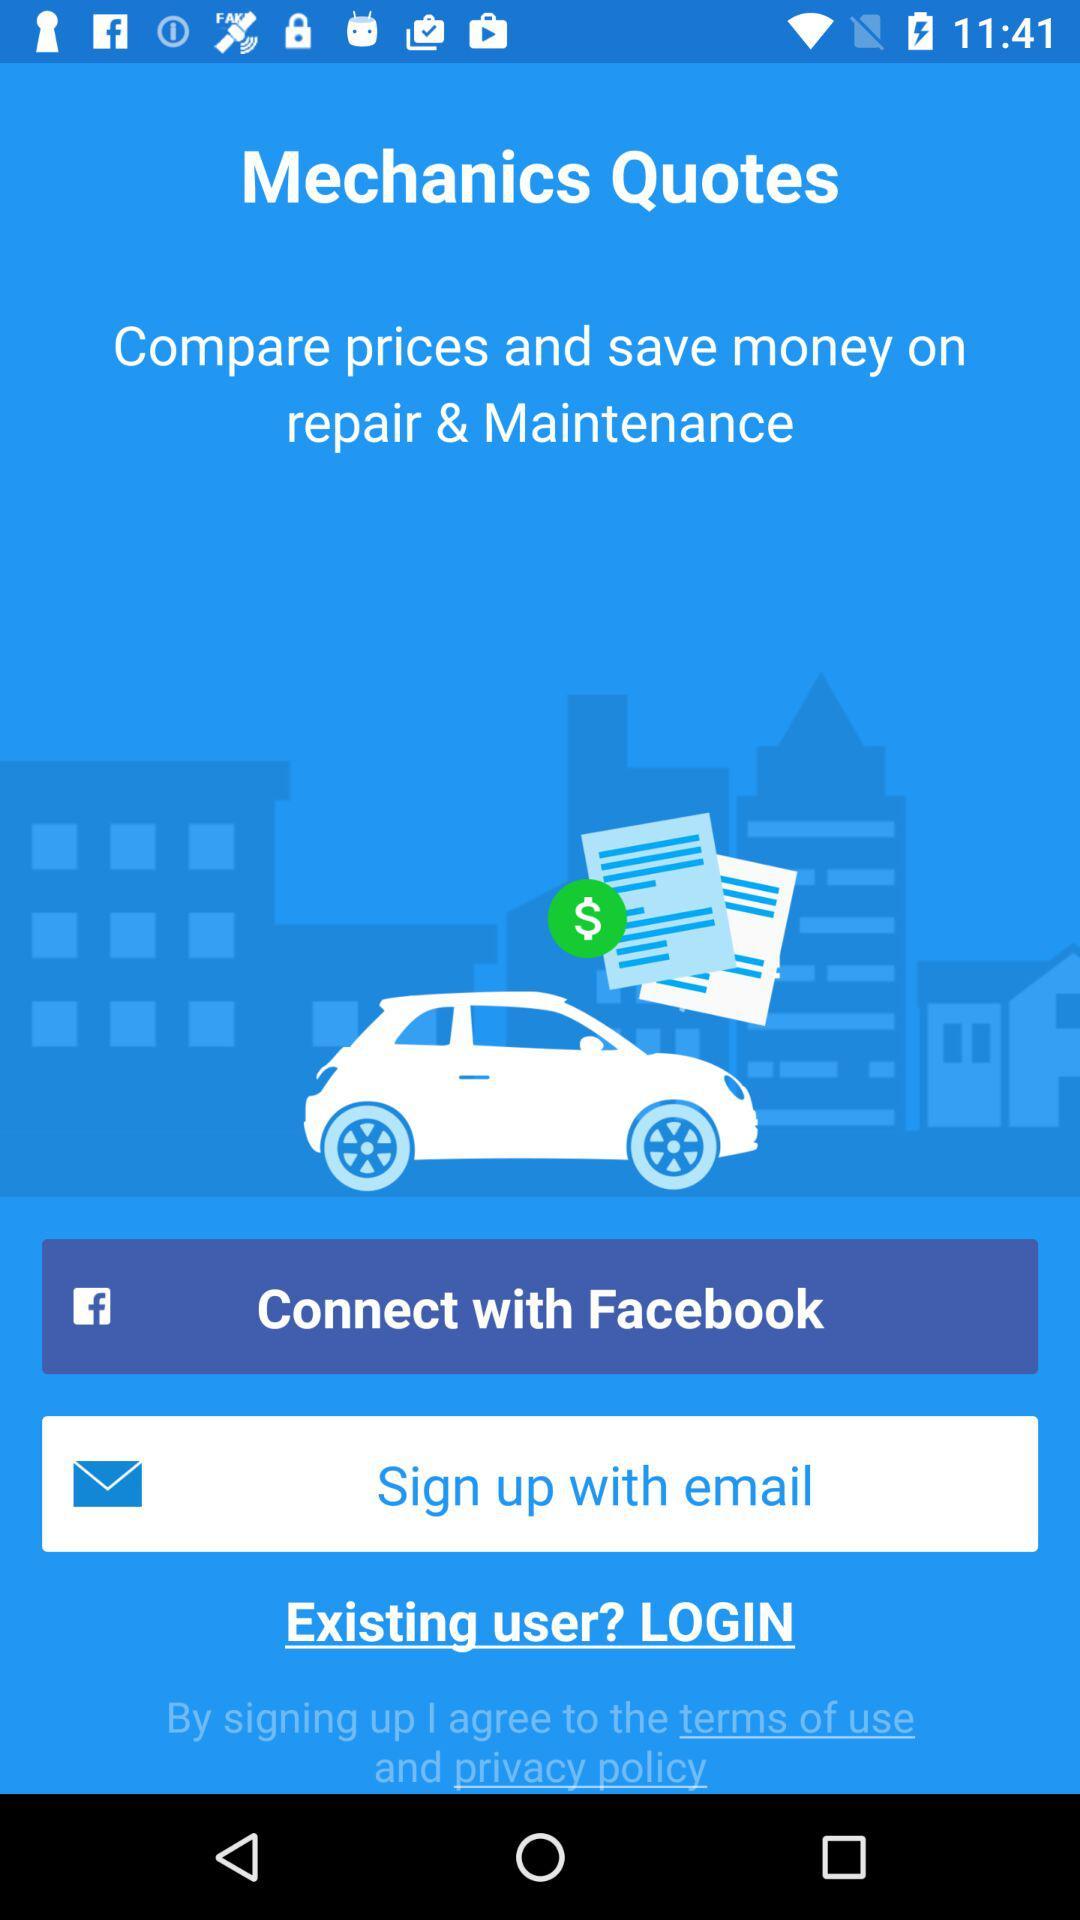 The image size is (1080, 1920). I want to click on by signing up icon, so click(540, 1739).